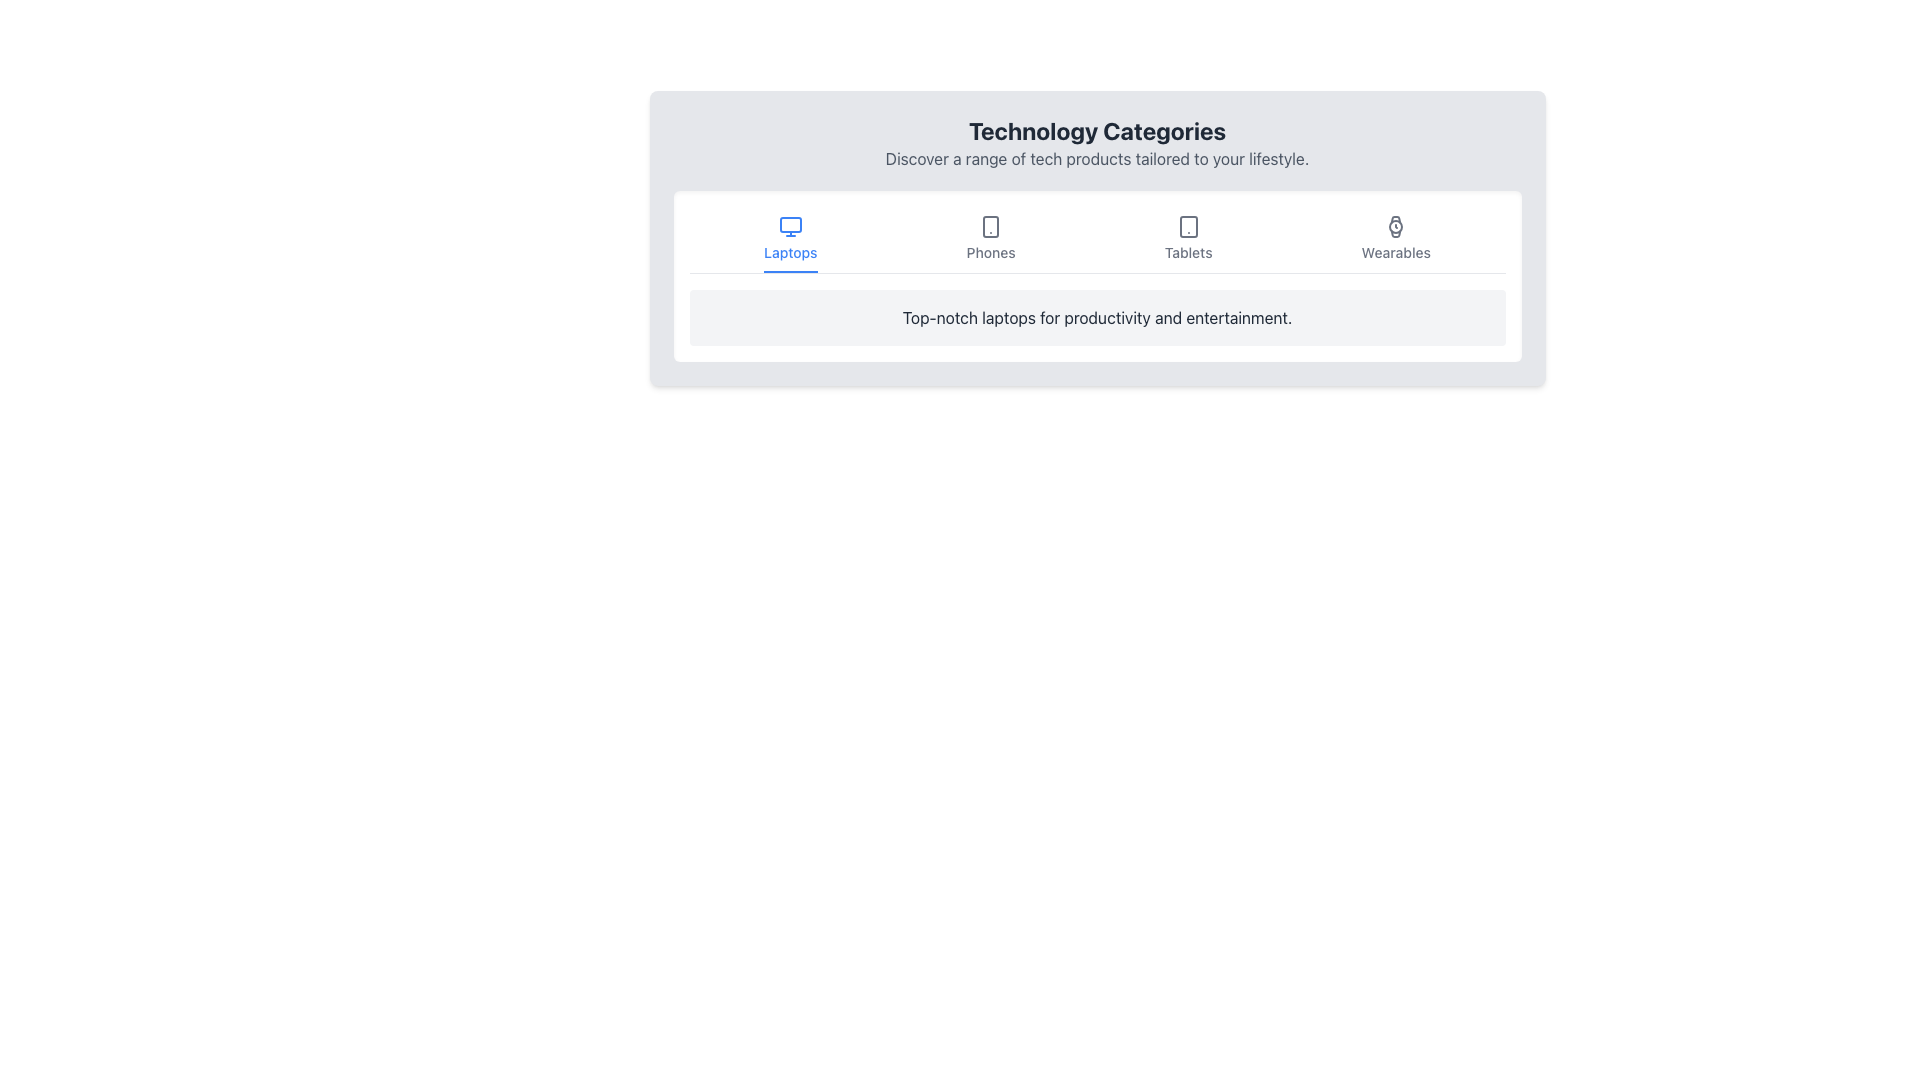  Describe the element at coordinates (1188, 226) in the screenshot. I see `the tablet icon represented by a rectangle with rounded corners in the 'Tablets' category menu` at that location.